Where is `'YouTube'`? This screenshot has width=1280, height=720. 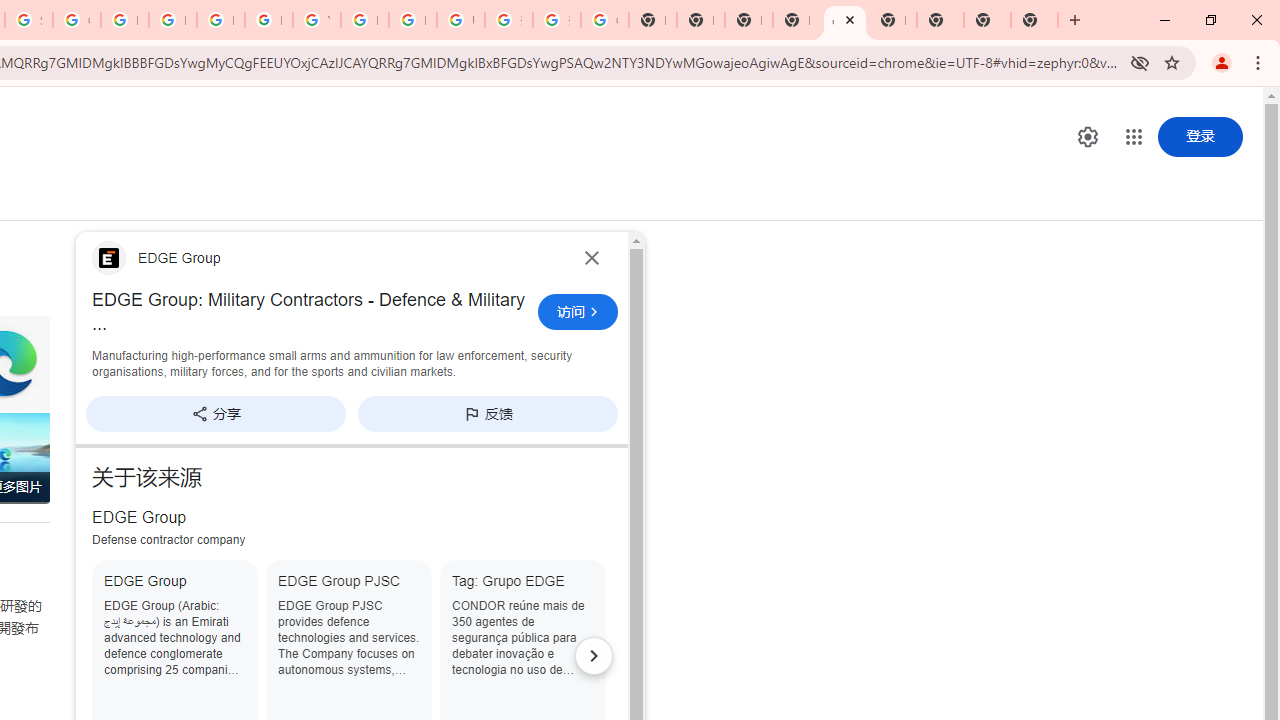
'YouTube' is located at coordinates (315, 20).